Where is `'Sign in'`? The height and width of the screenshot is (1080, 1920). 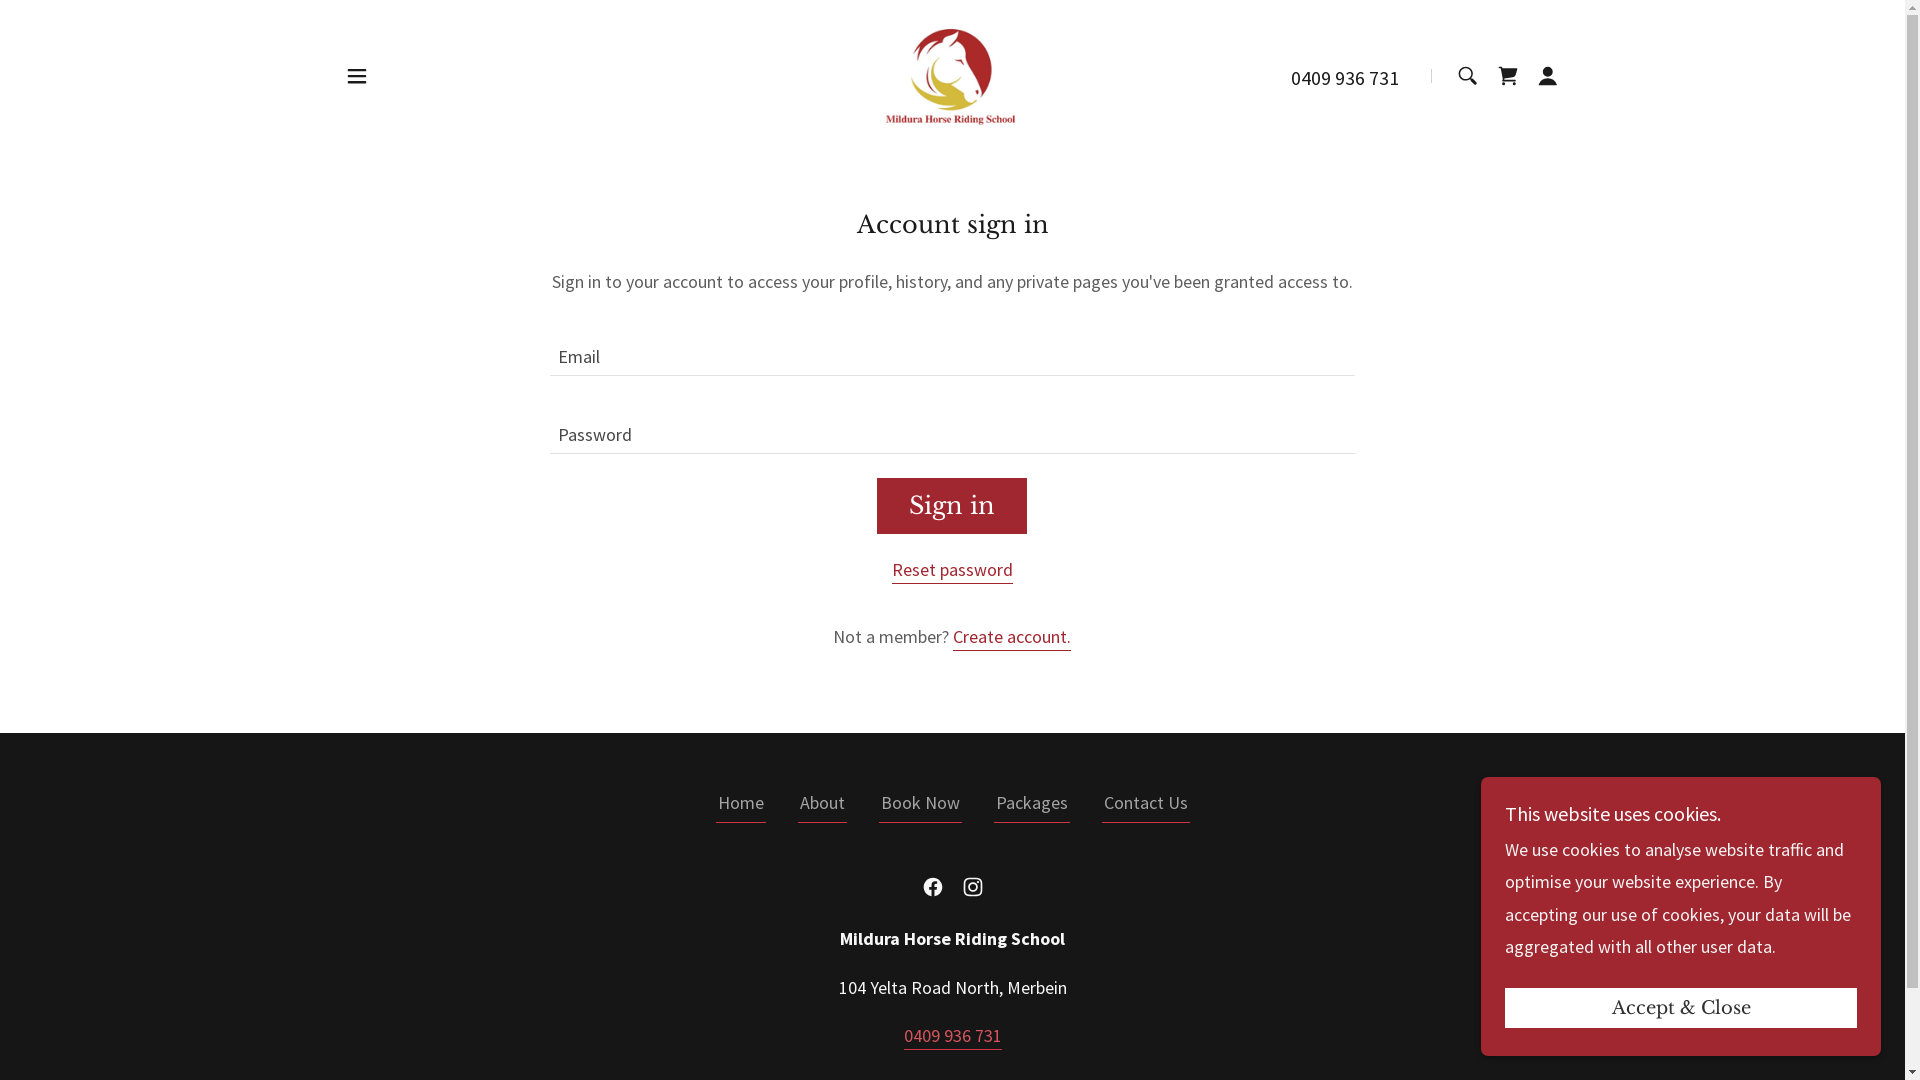
'Sign in' is located at coordinates (950, 504).